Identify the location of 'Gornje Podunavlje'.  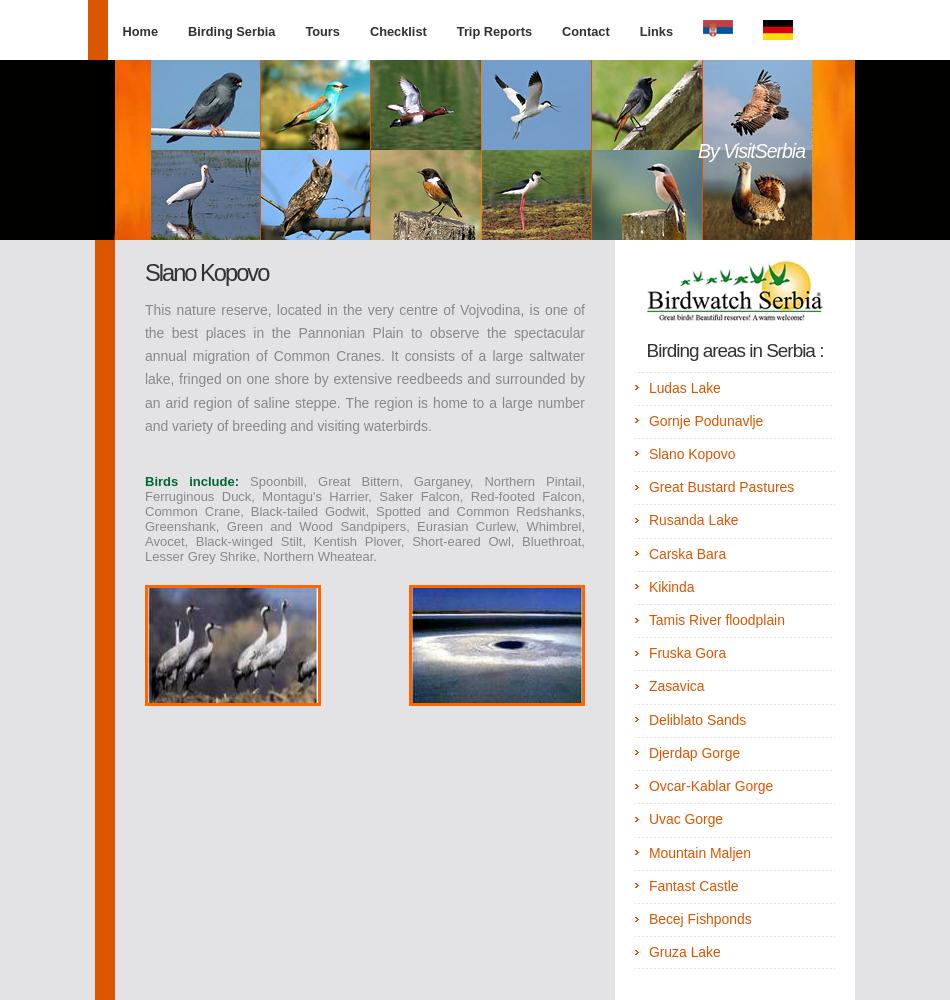
(705, 420).